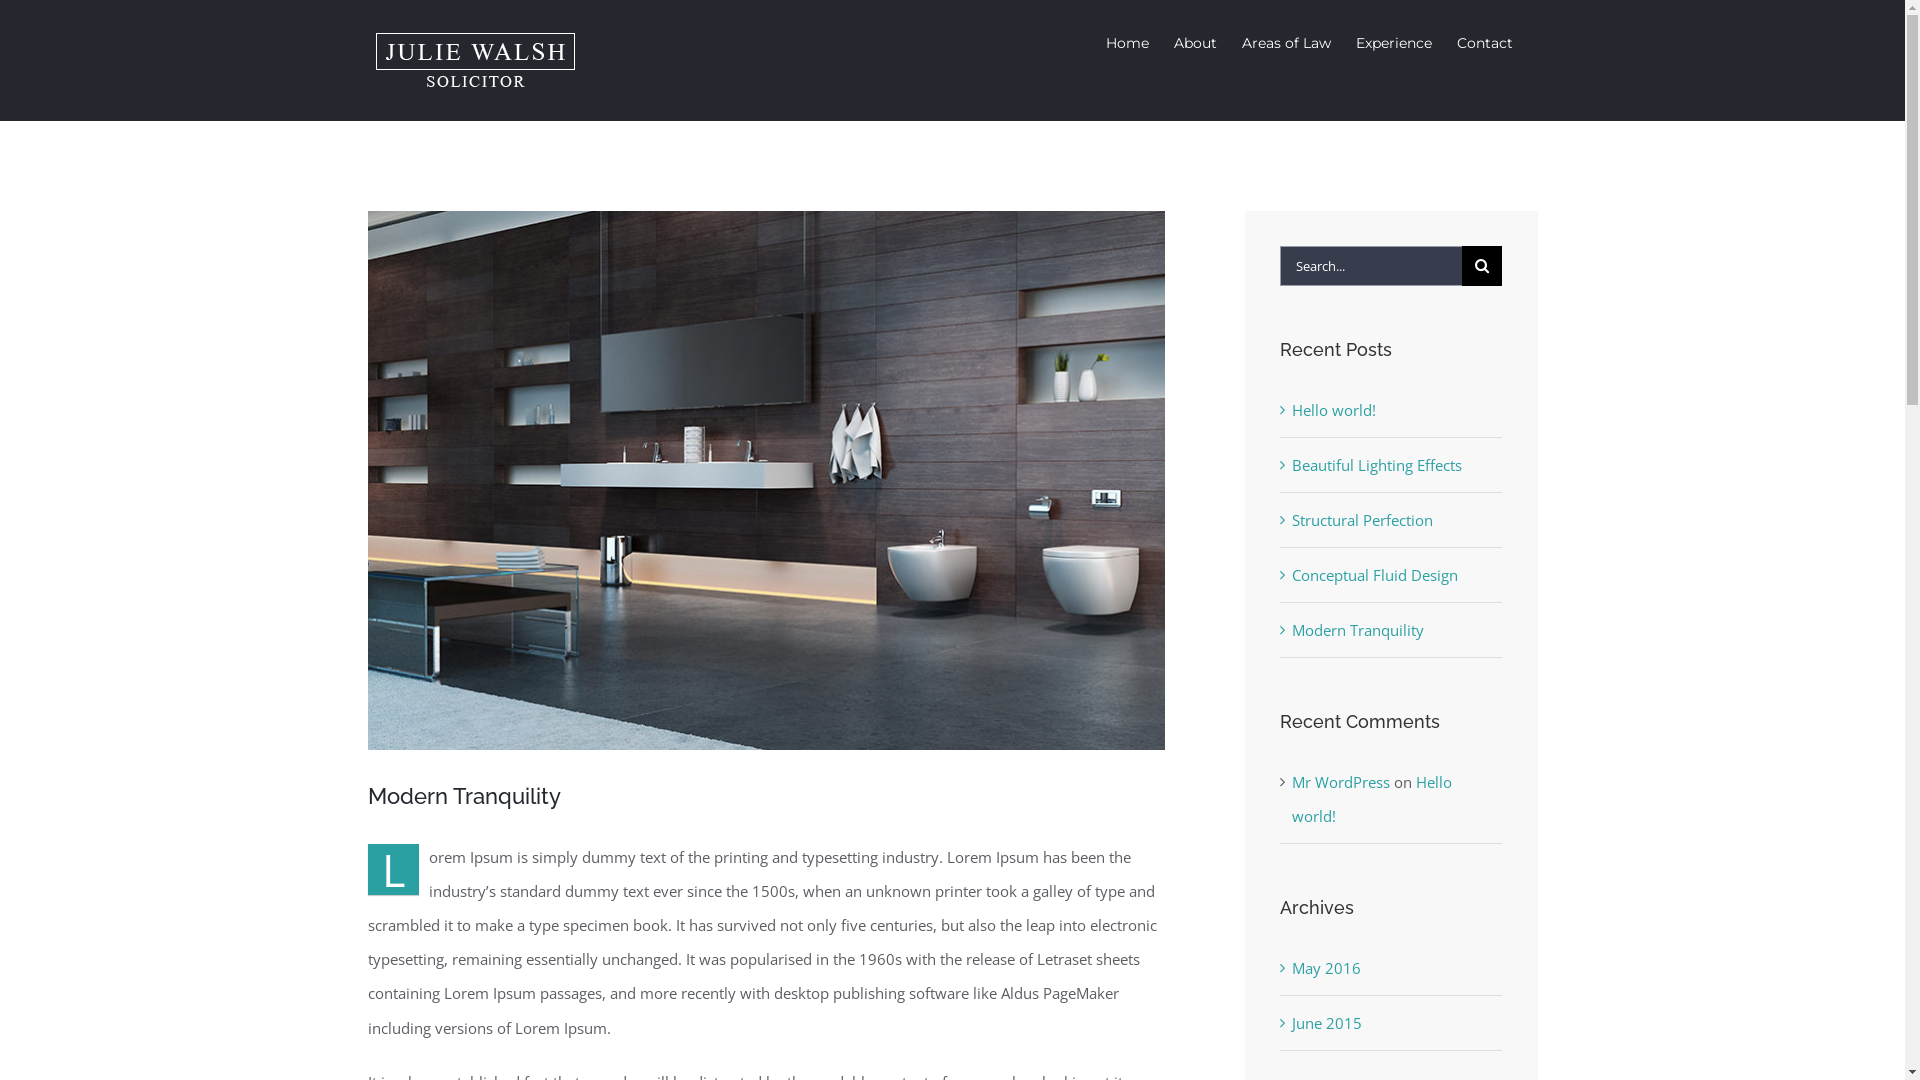 Image resolution: width=1920 pixels, height=1080 pixels. Describe the element at coordinates (1326, 1022) in the screenshot. I see `'June 2015'` at that location.